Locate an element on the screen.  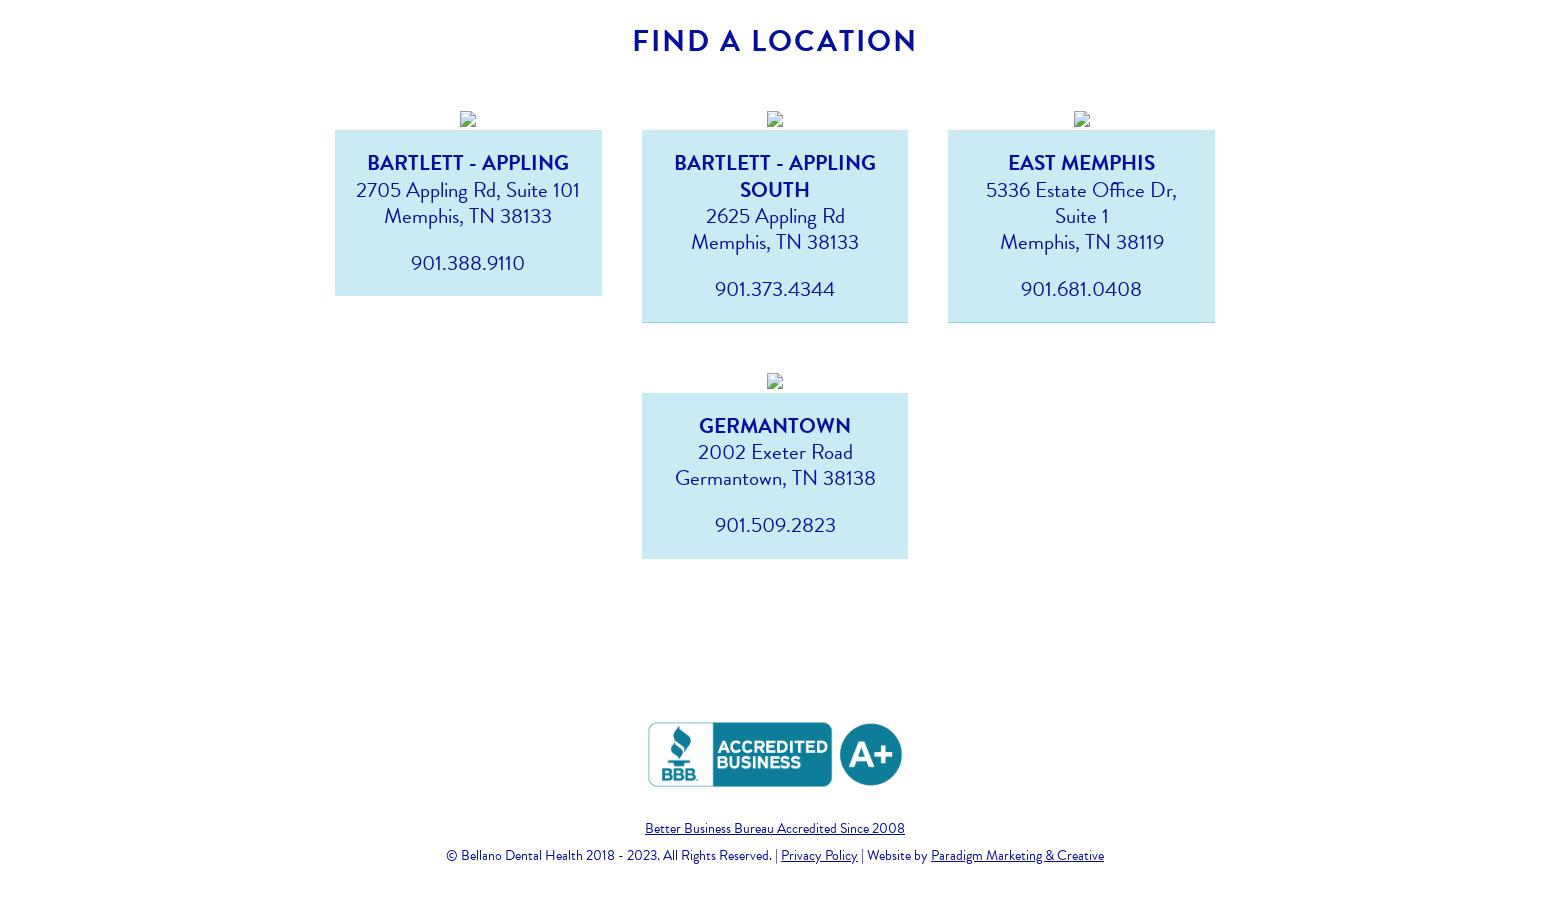
'Memphis, TN 38119' is located at coordinates (1080, 240).